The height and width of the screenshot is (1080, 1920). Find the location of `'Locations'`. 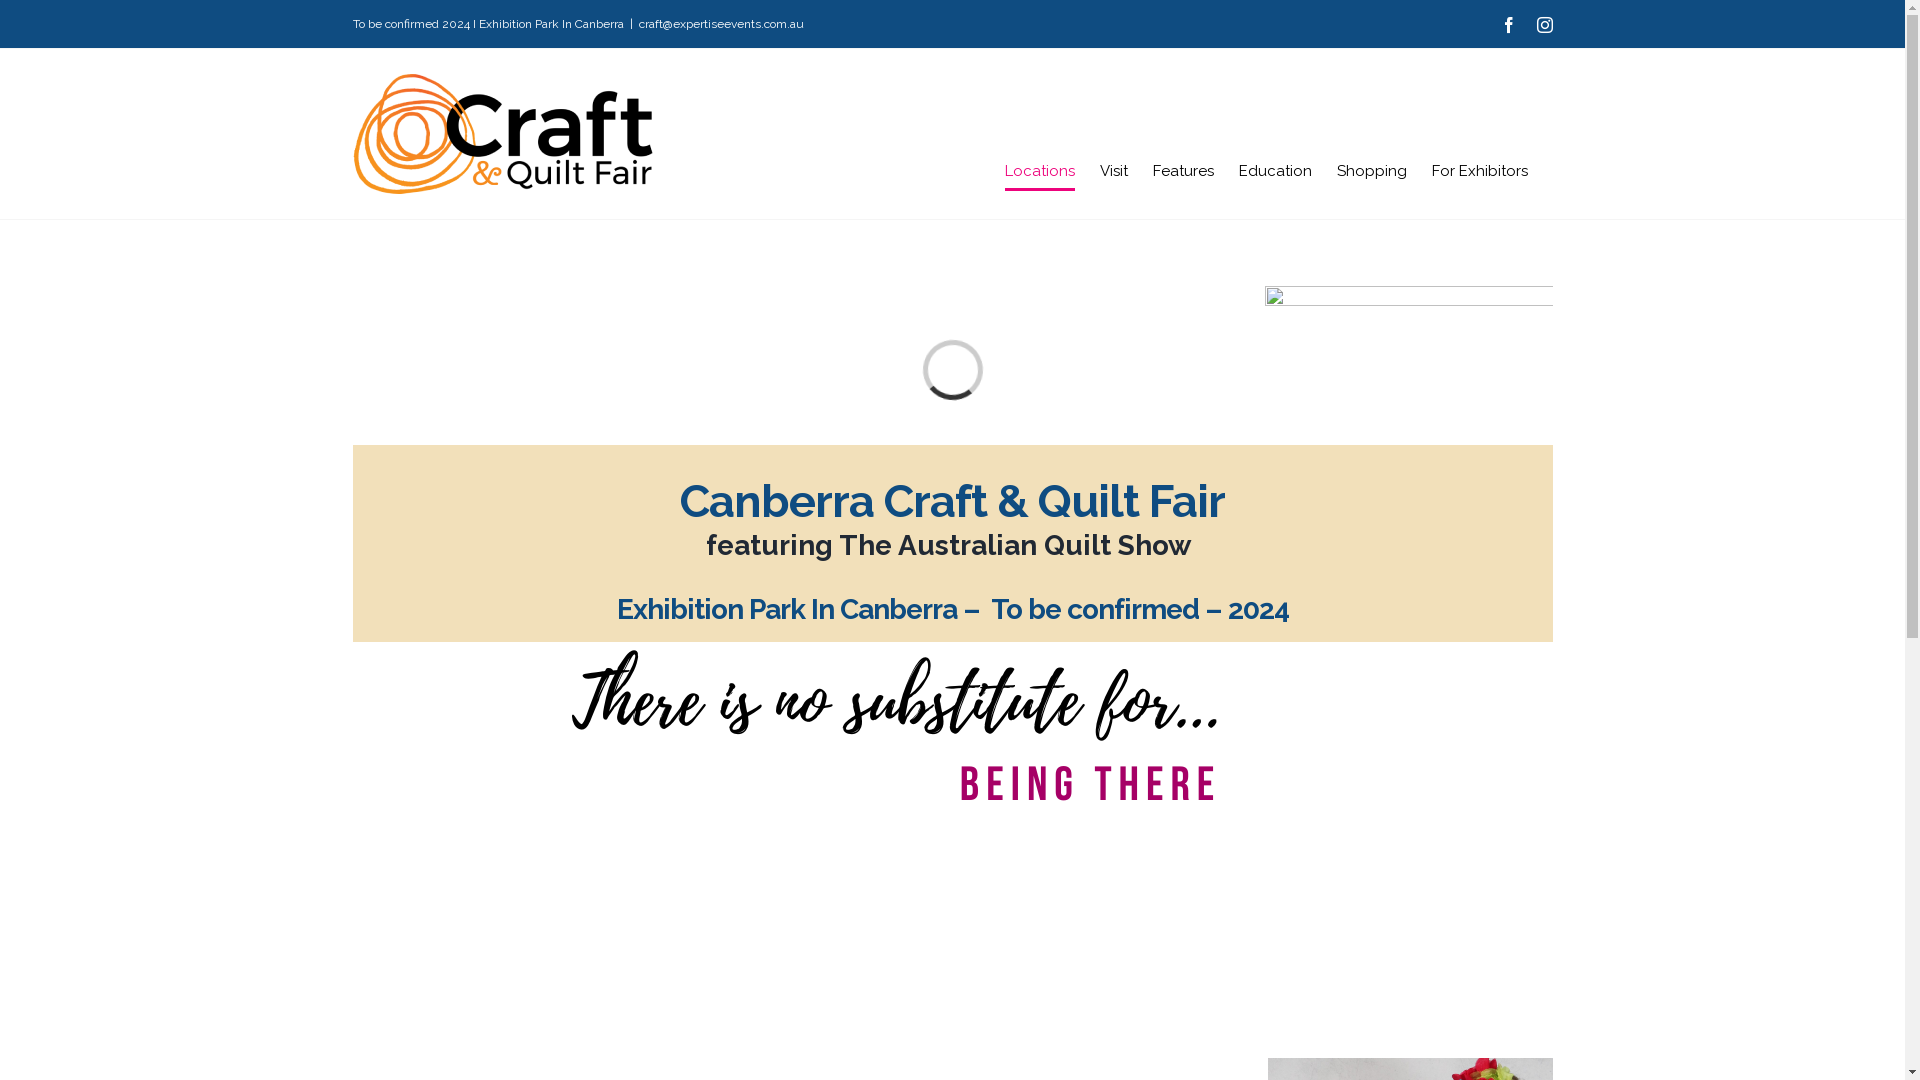

'Locations' is located at coordinates (1003, 169).